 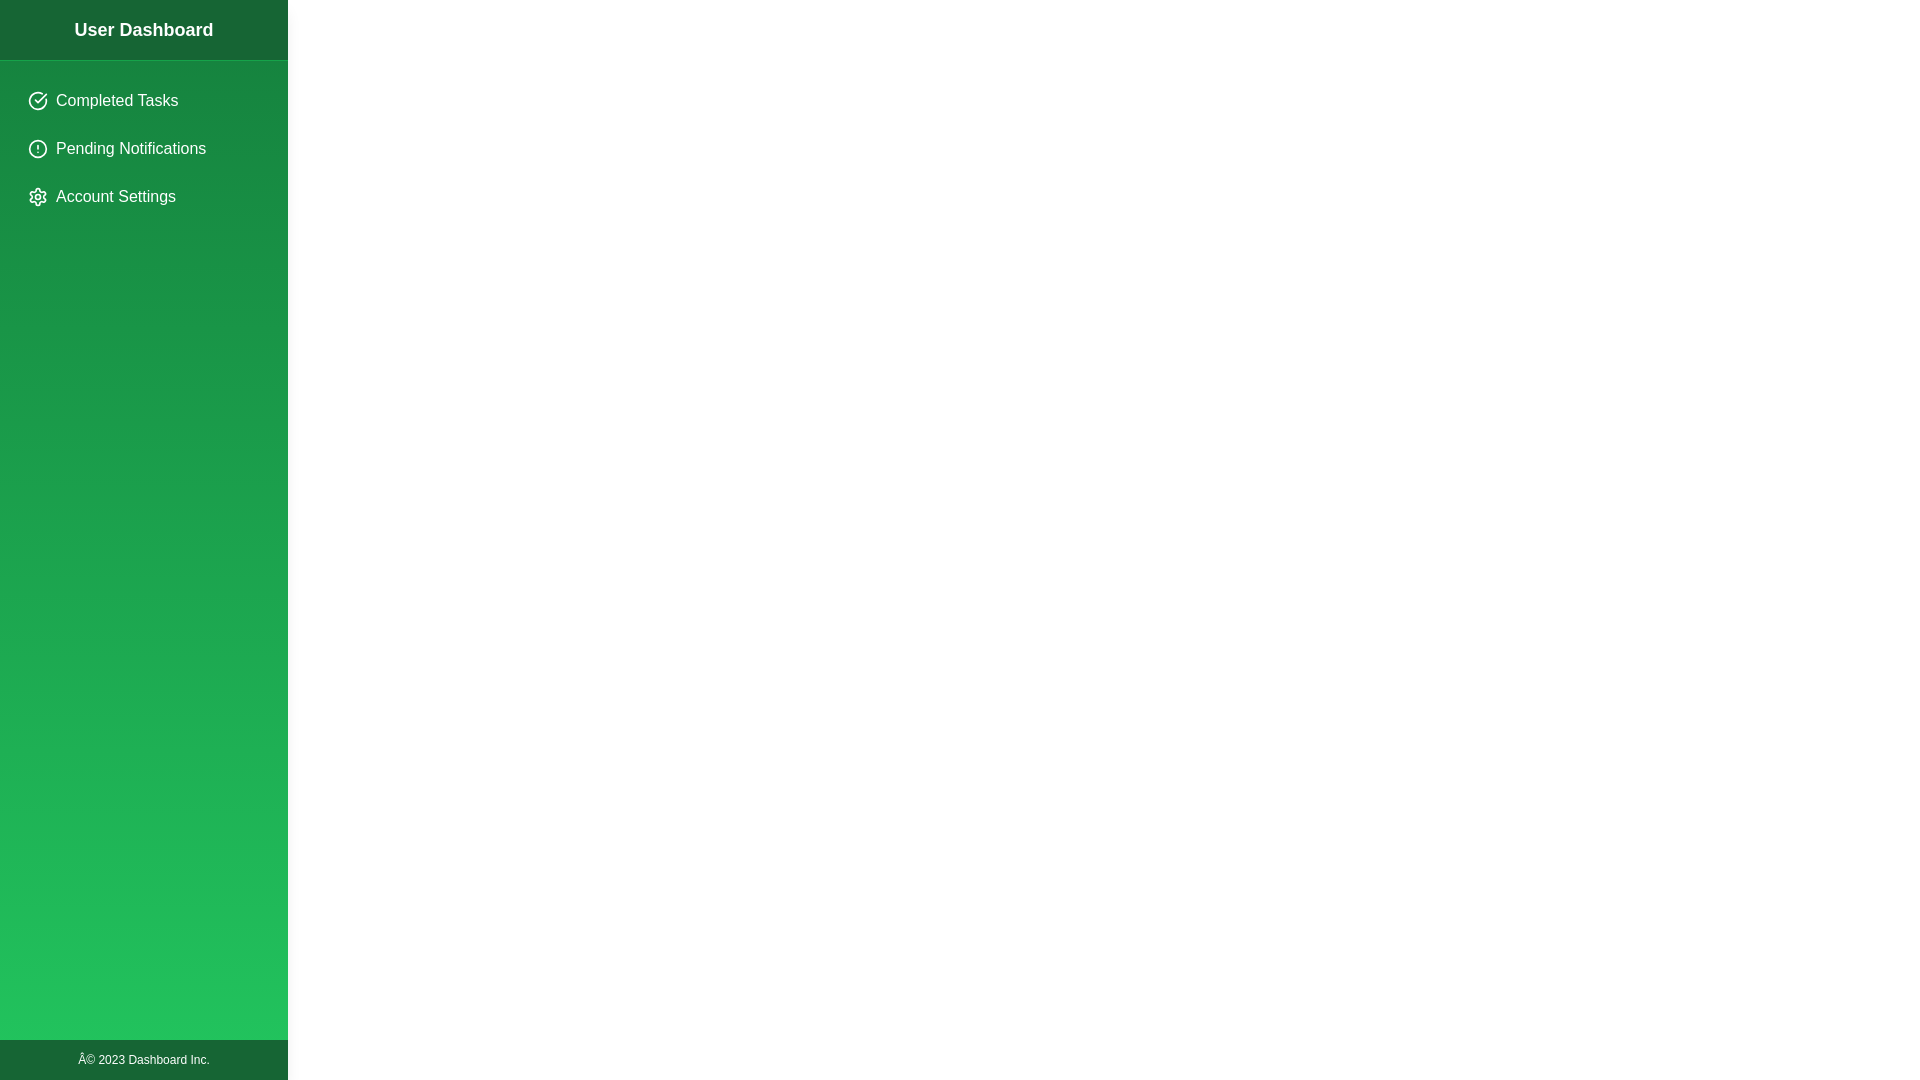 What do you see at coordinates (143, 148) in the screenshot?
I see `the menu item Pending Notifications` at bounding box center [143, 148].